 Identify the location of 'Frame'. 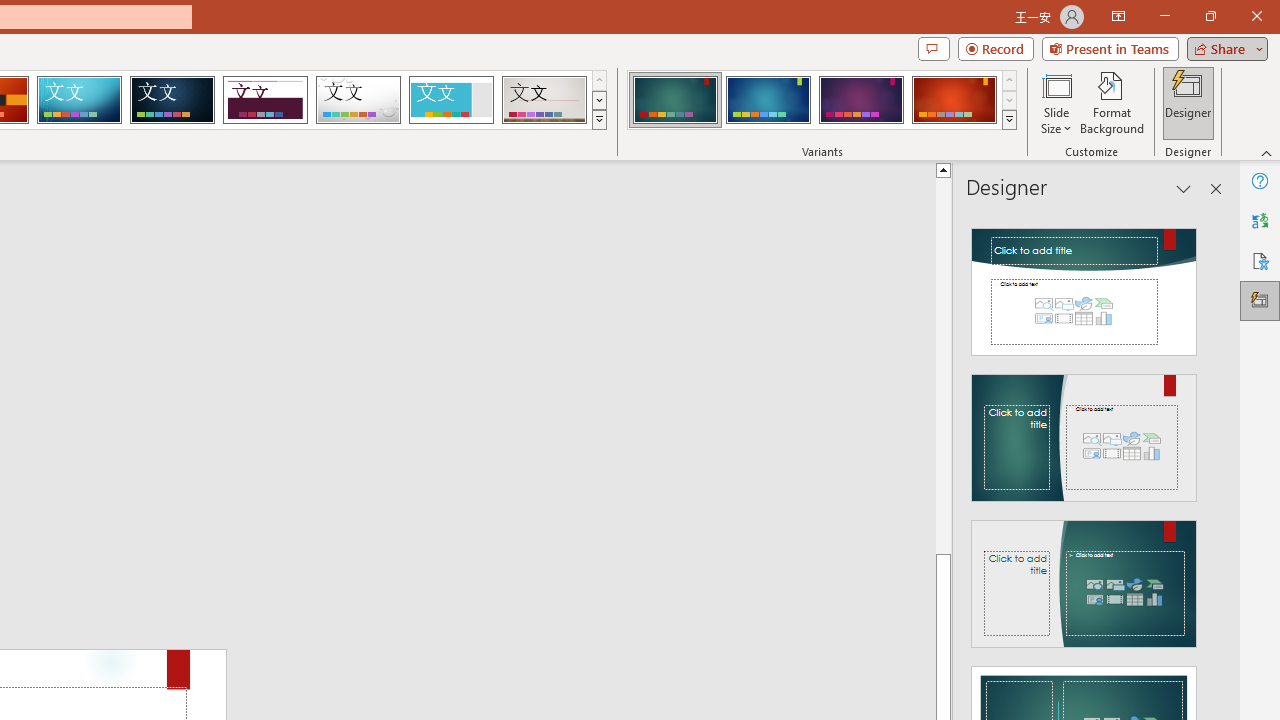
(450, 100).